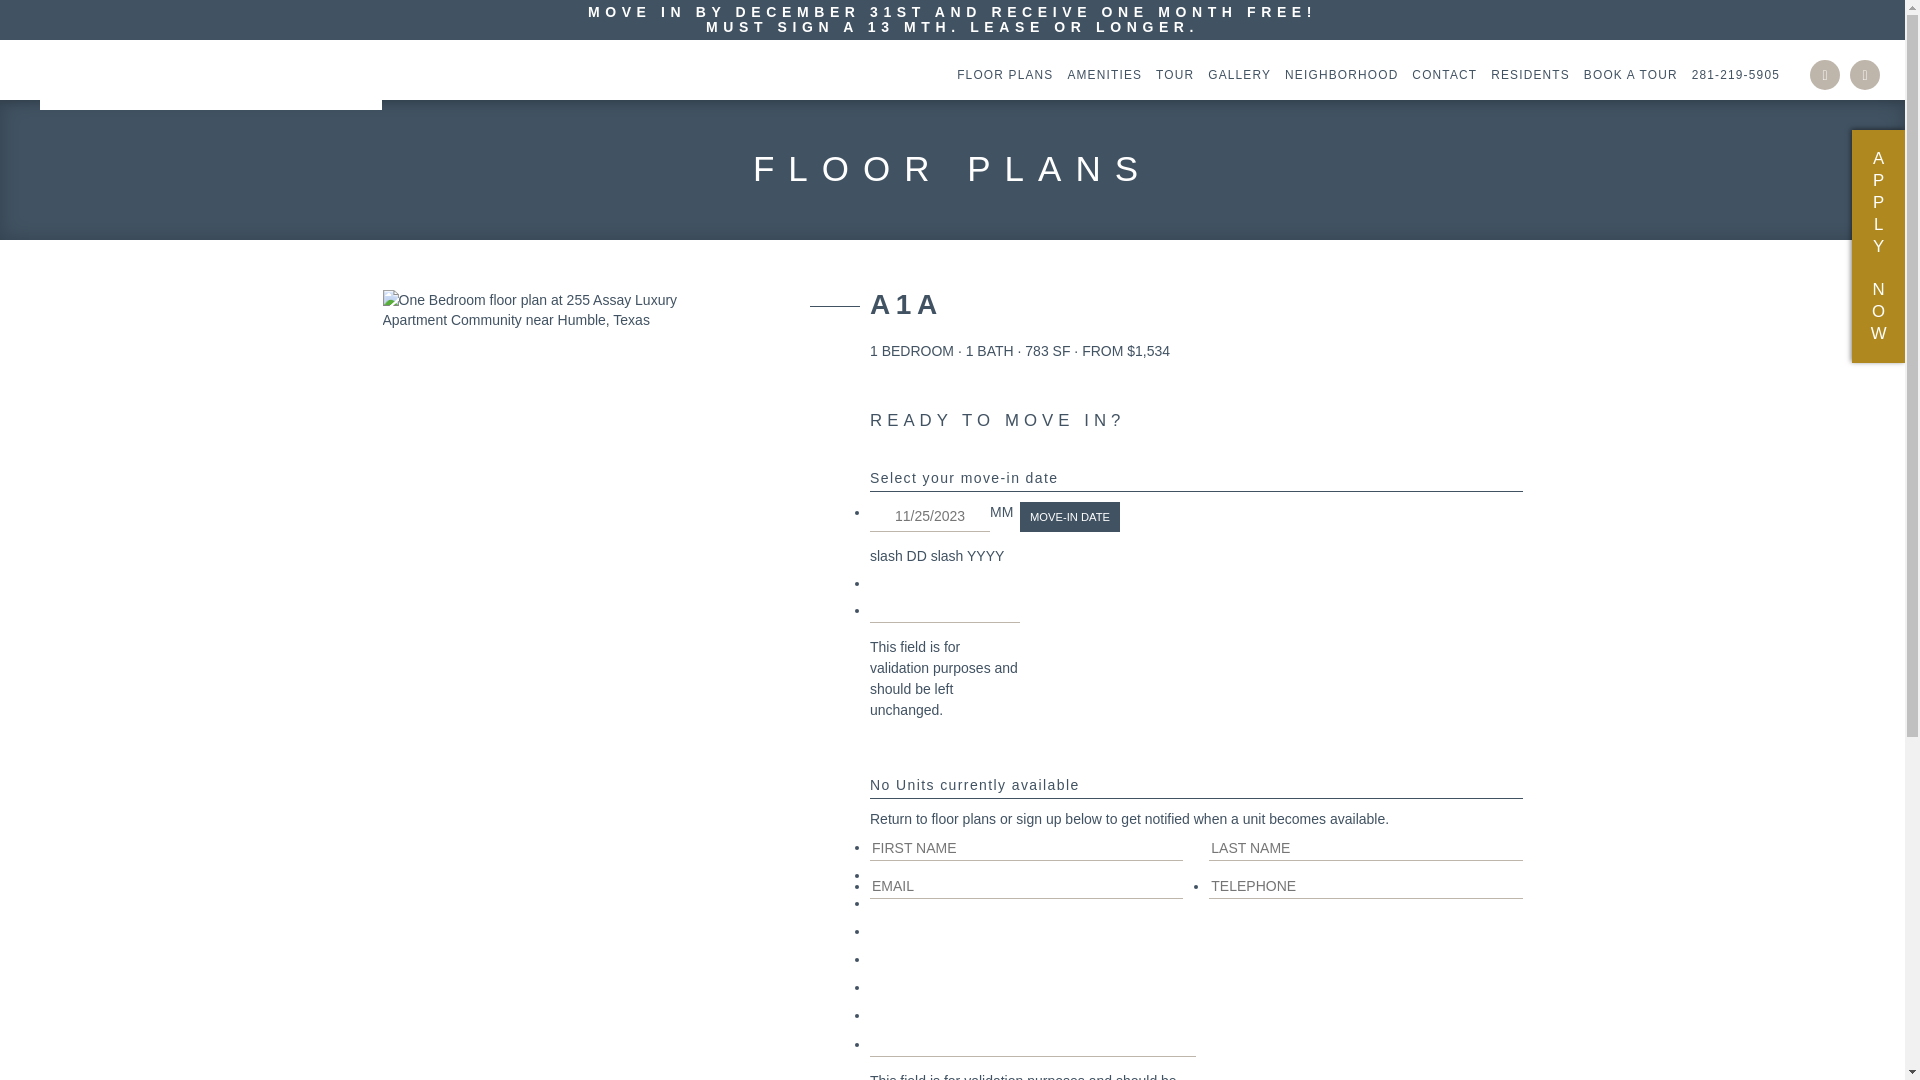  What do you see at coordinates (1626, 73) in the screenshot?
I see `'BOOK A TOUR'` at bounding box center [1626, 73].